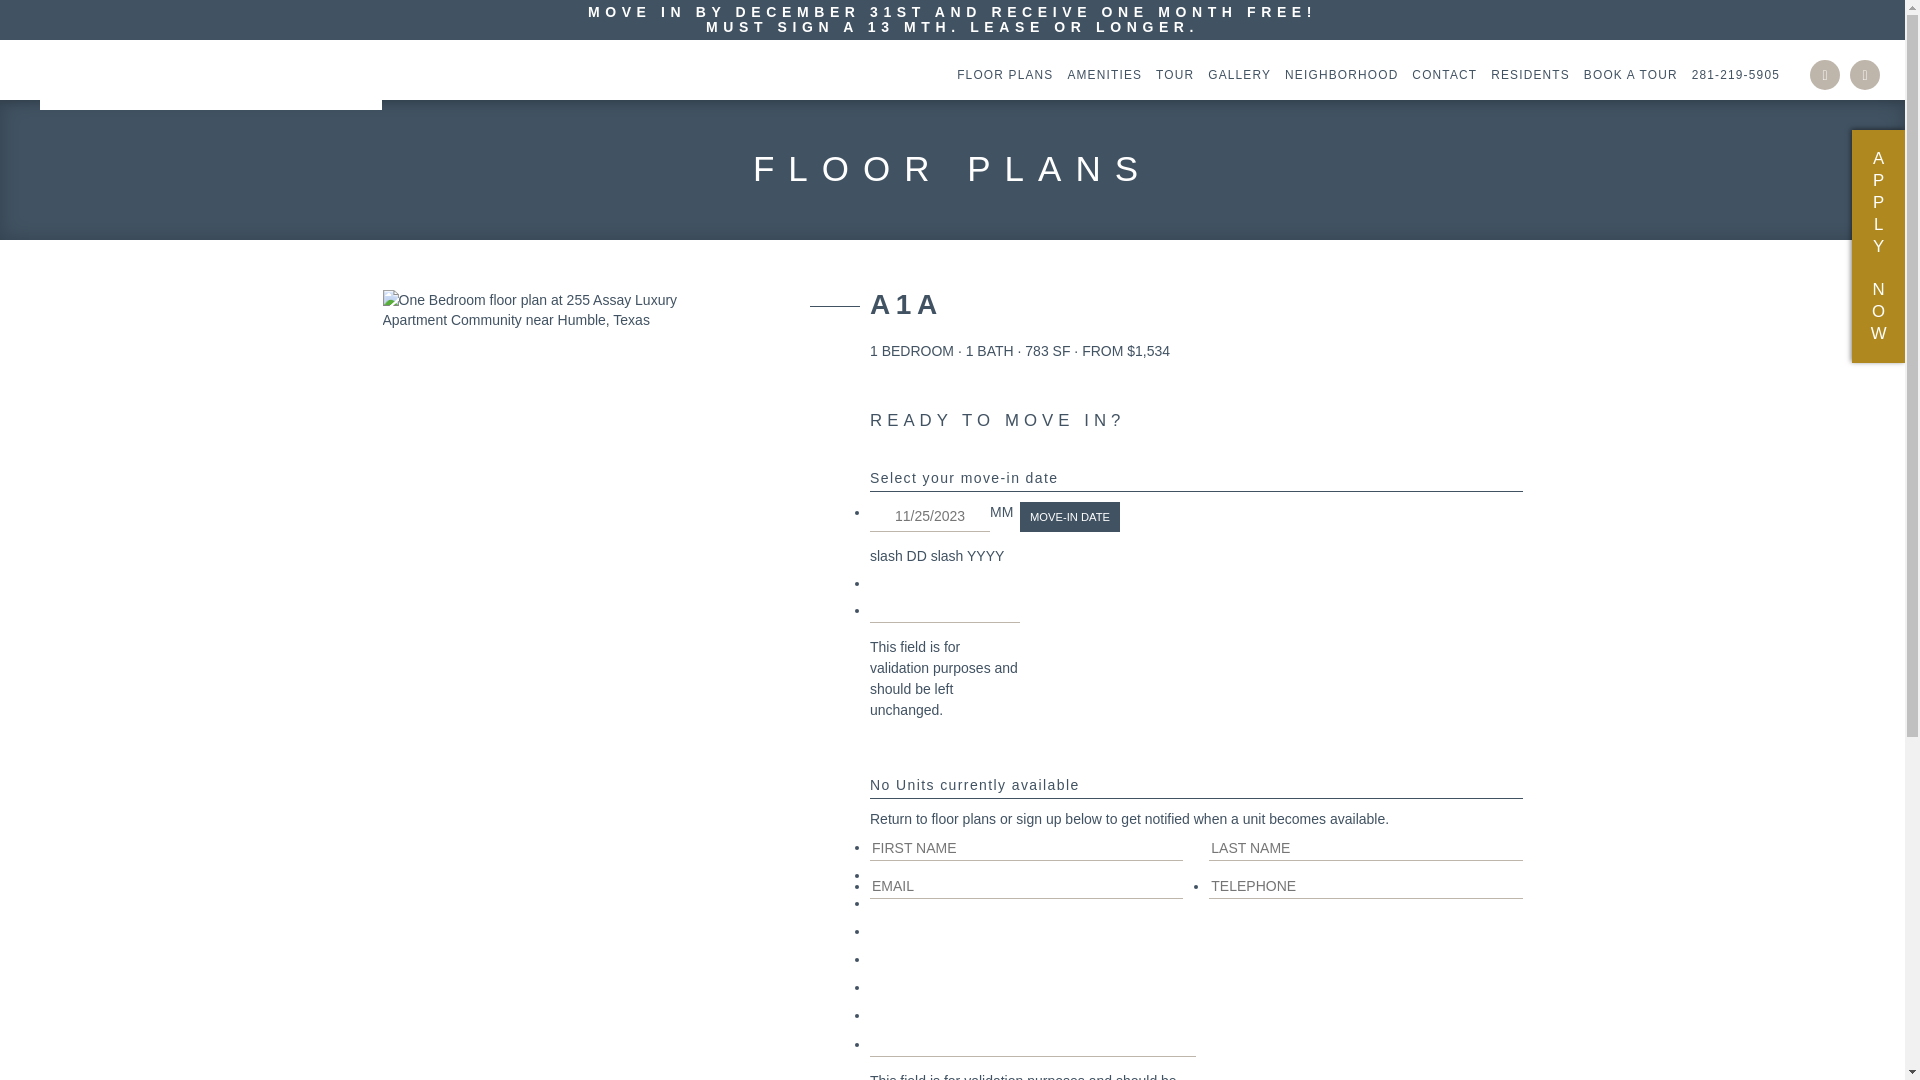  What do you see at coordinates (1626, 73) in the screenshot?
I see `'BOOK A TOUR'` at bounding box center [1626, 73].